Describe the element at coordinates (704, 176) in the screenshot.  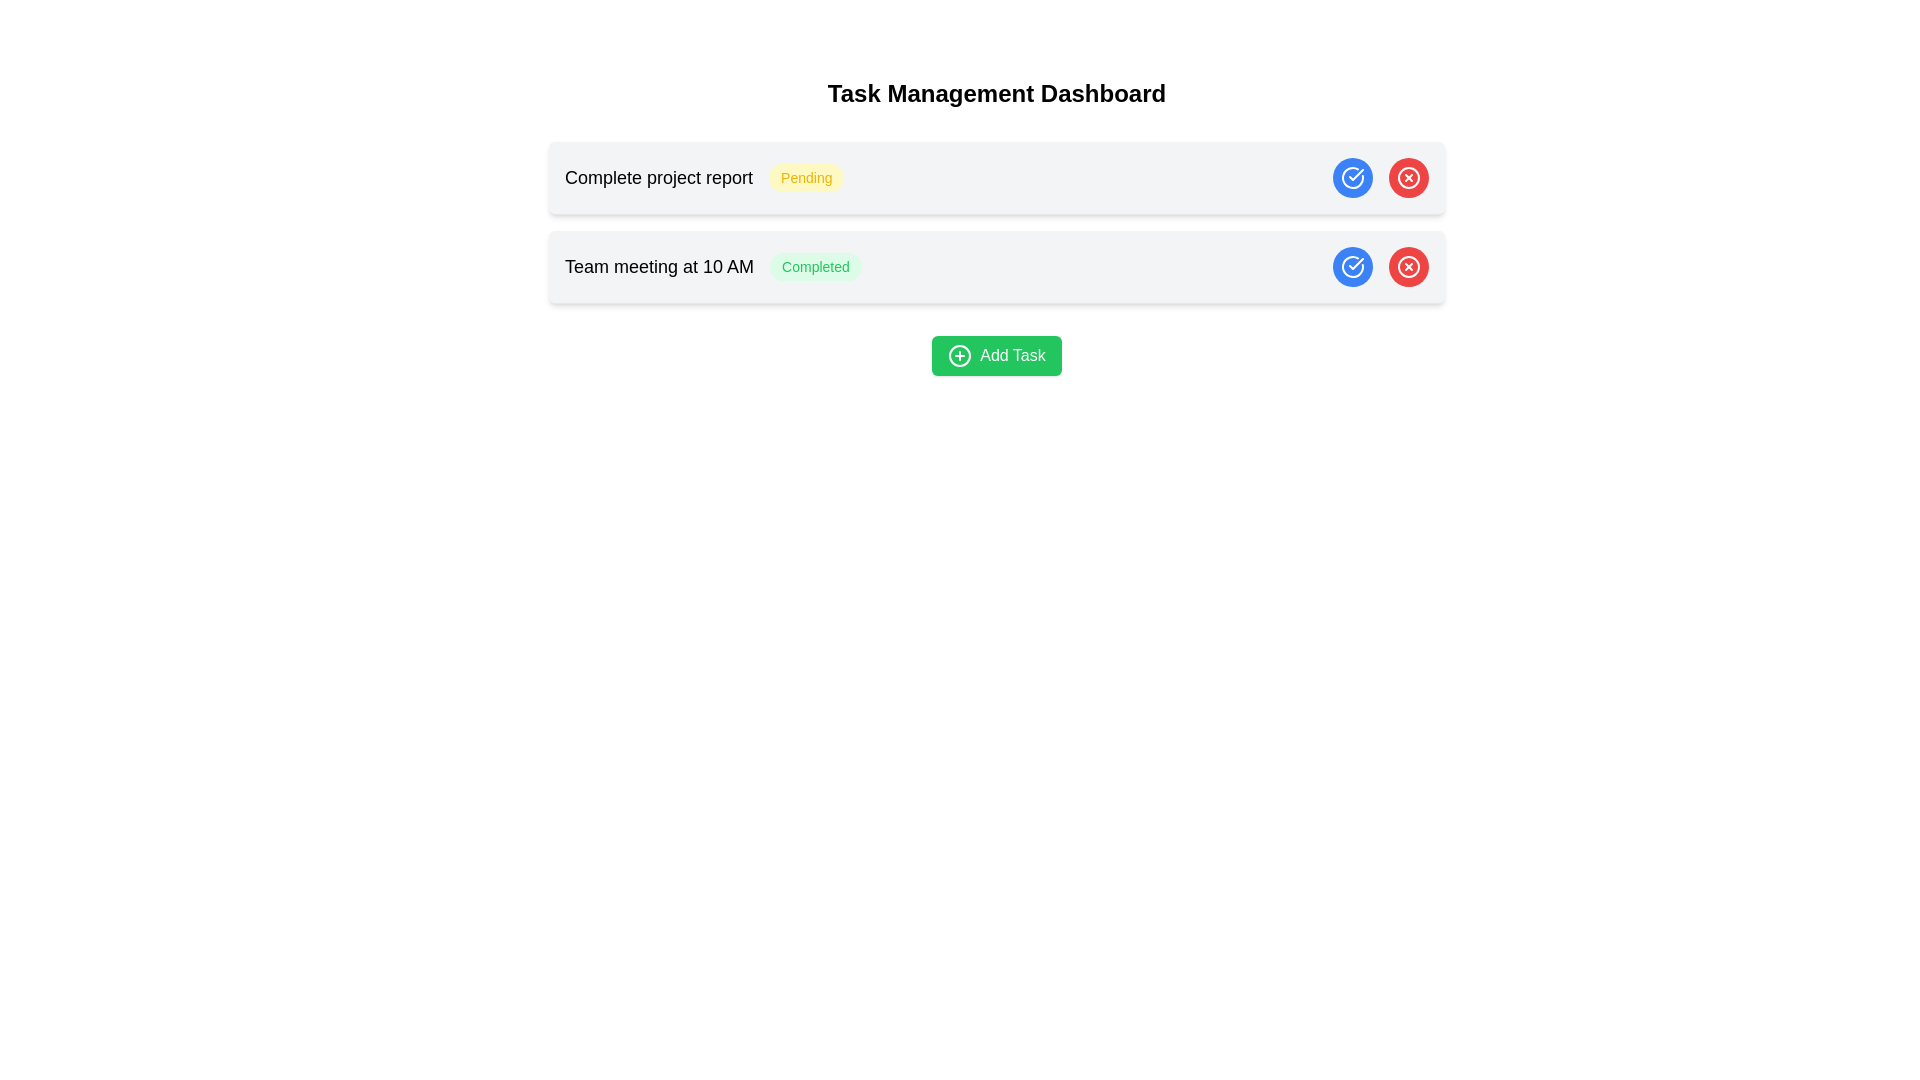
I see `text 'Complete project report' with the status 'Pending' that is displayed in the first task card at the specified coordinates` at that location.